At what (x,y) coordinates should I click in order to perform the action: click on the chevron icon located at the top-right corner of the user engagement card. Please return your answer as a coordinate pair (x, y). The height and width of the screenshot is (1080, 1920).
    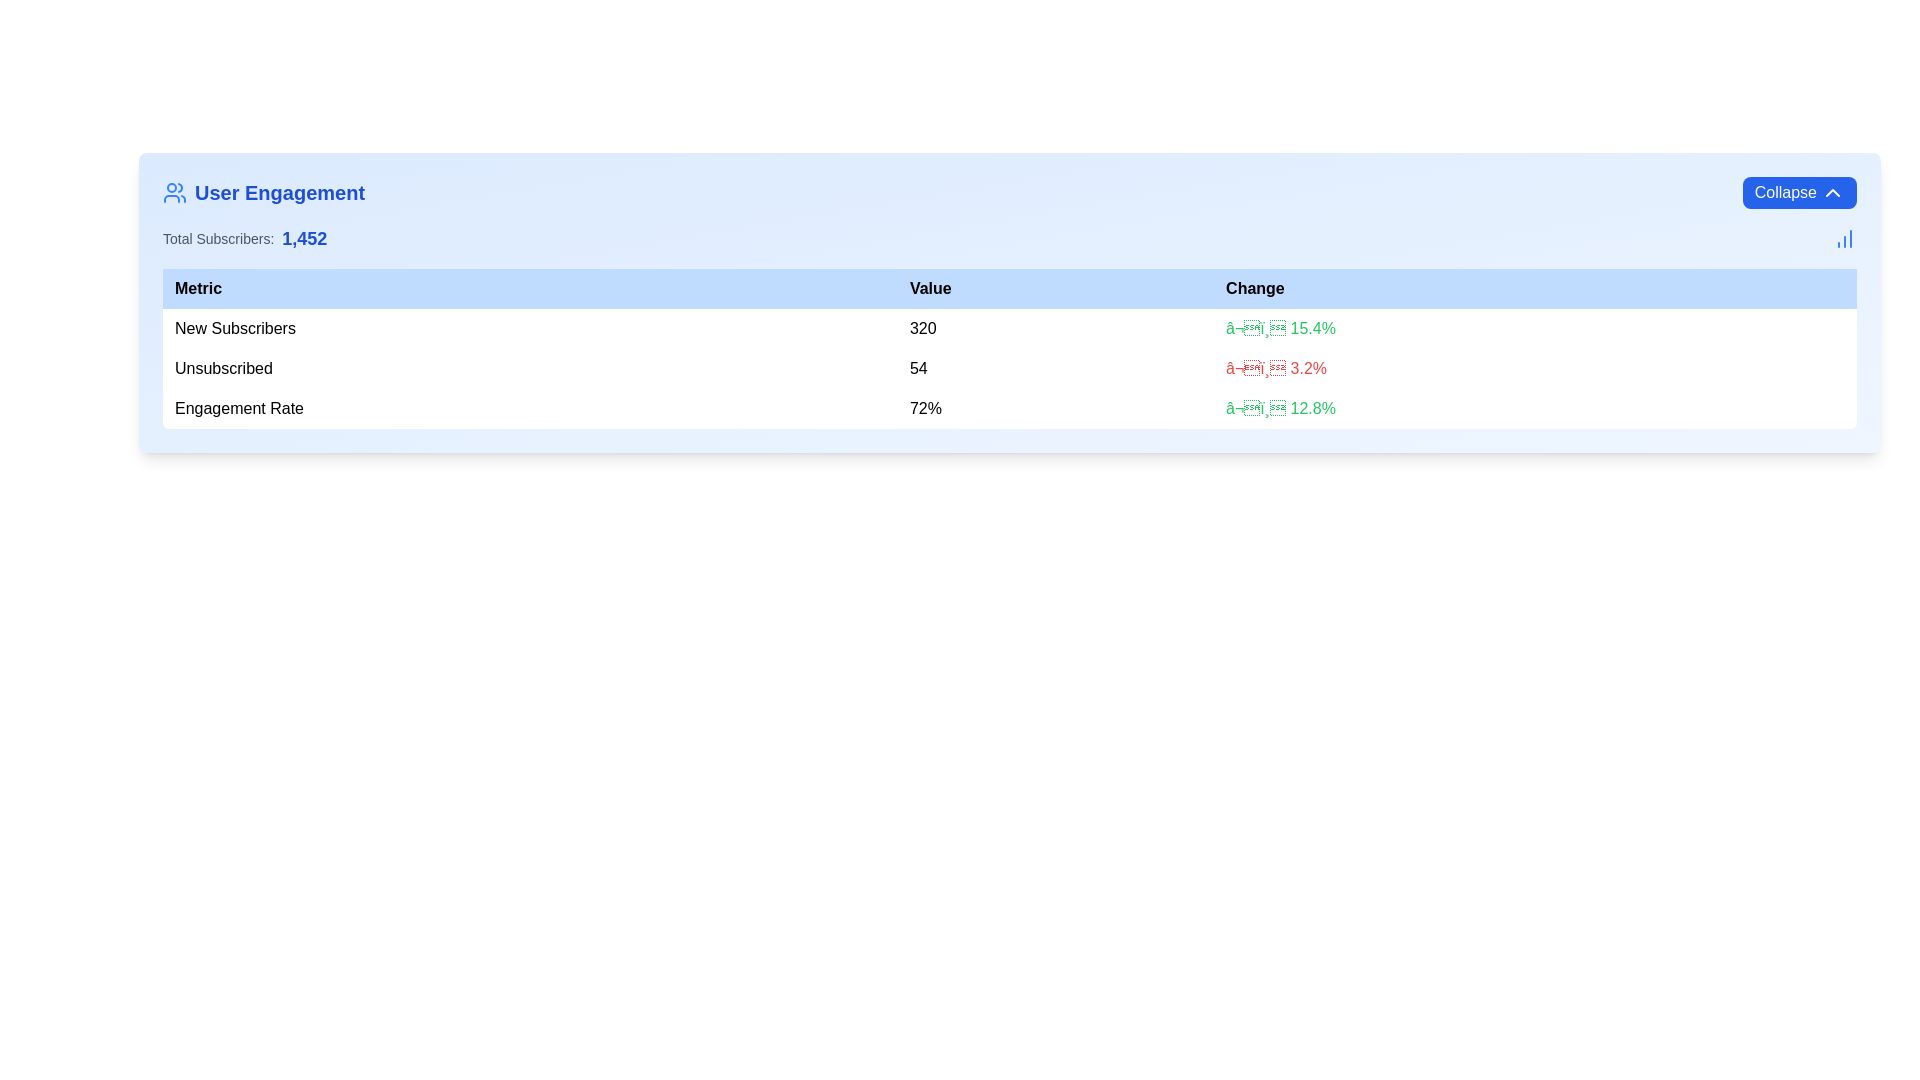
    Looking at the image, I should click on (1833, 192).